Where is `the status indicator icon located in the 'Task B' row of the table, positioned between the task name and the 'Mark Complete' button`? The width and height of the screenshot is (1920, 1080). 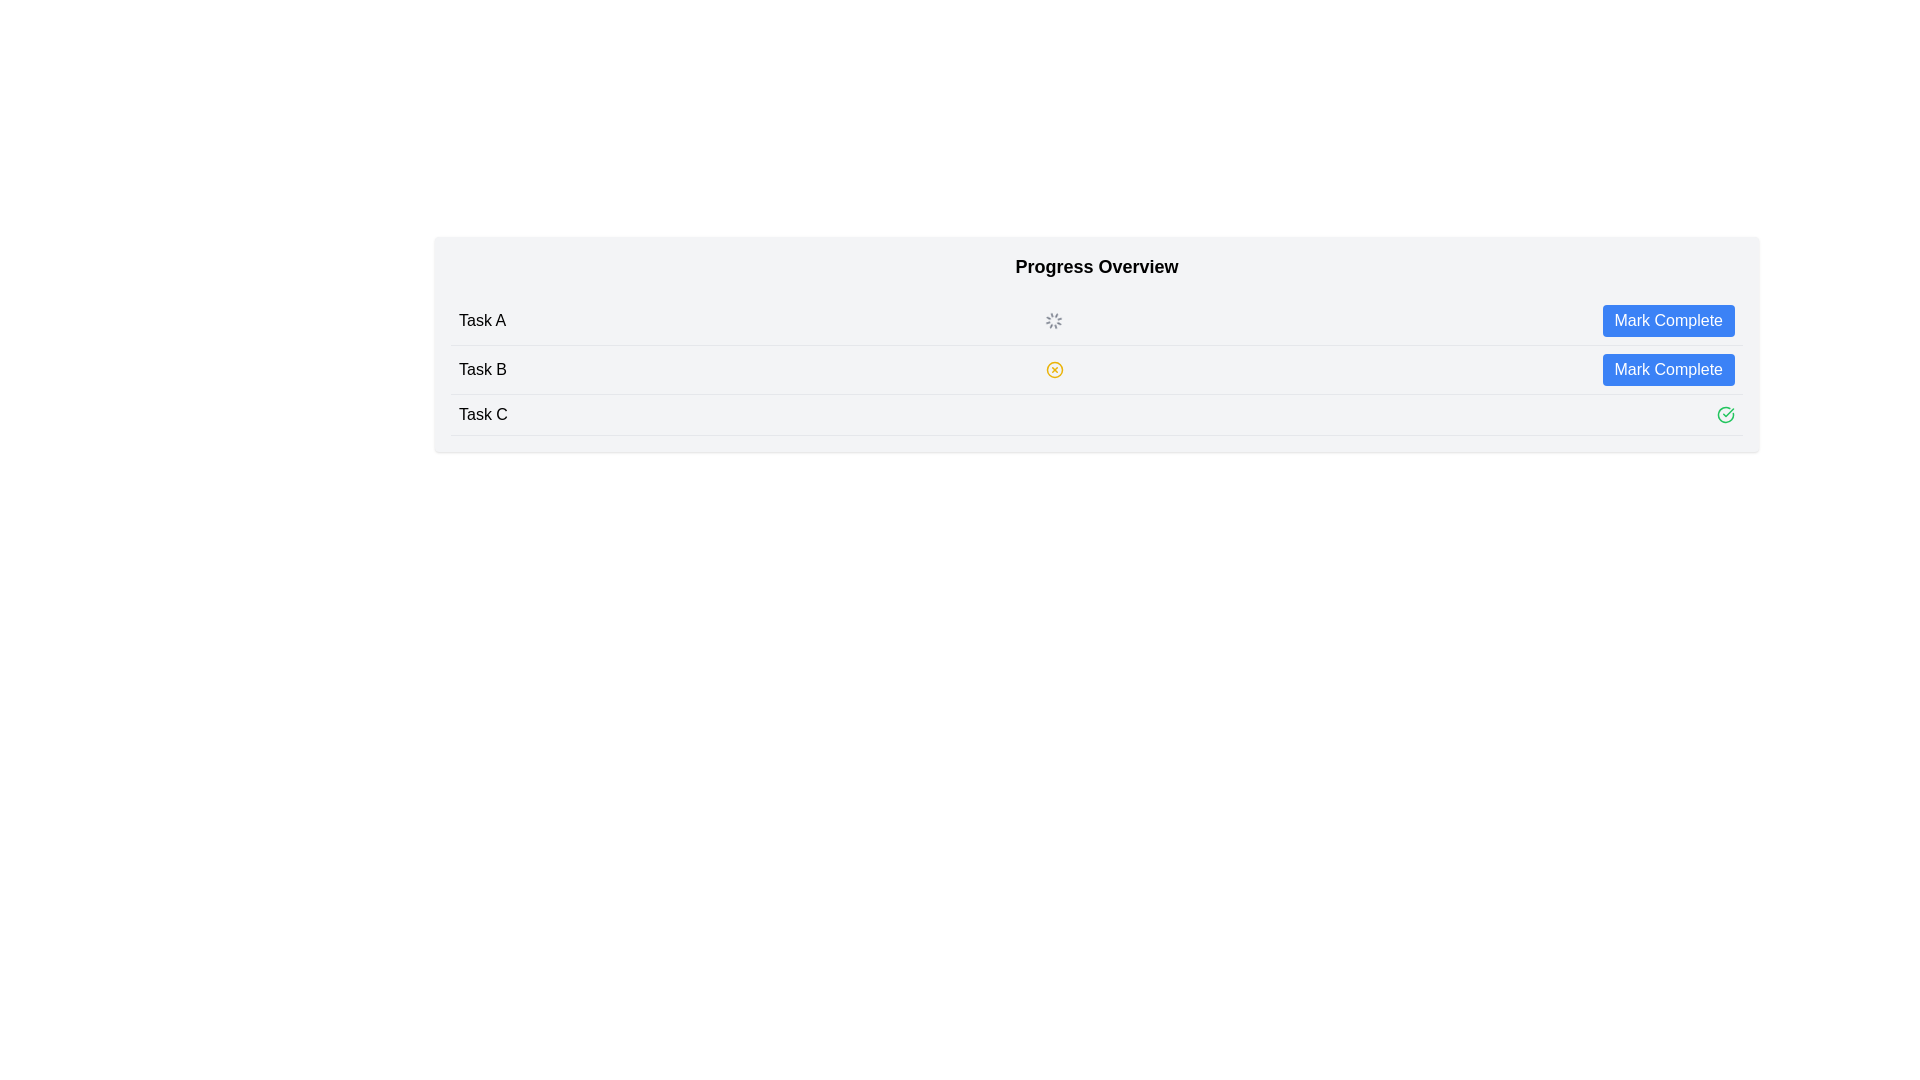 the status indicator icon located in the 'Task B' row of the table, positioned between the task name and the 'Mark Complete' button is located at coordinates (1053, 370).